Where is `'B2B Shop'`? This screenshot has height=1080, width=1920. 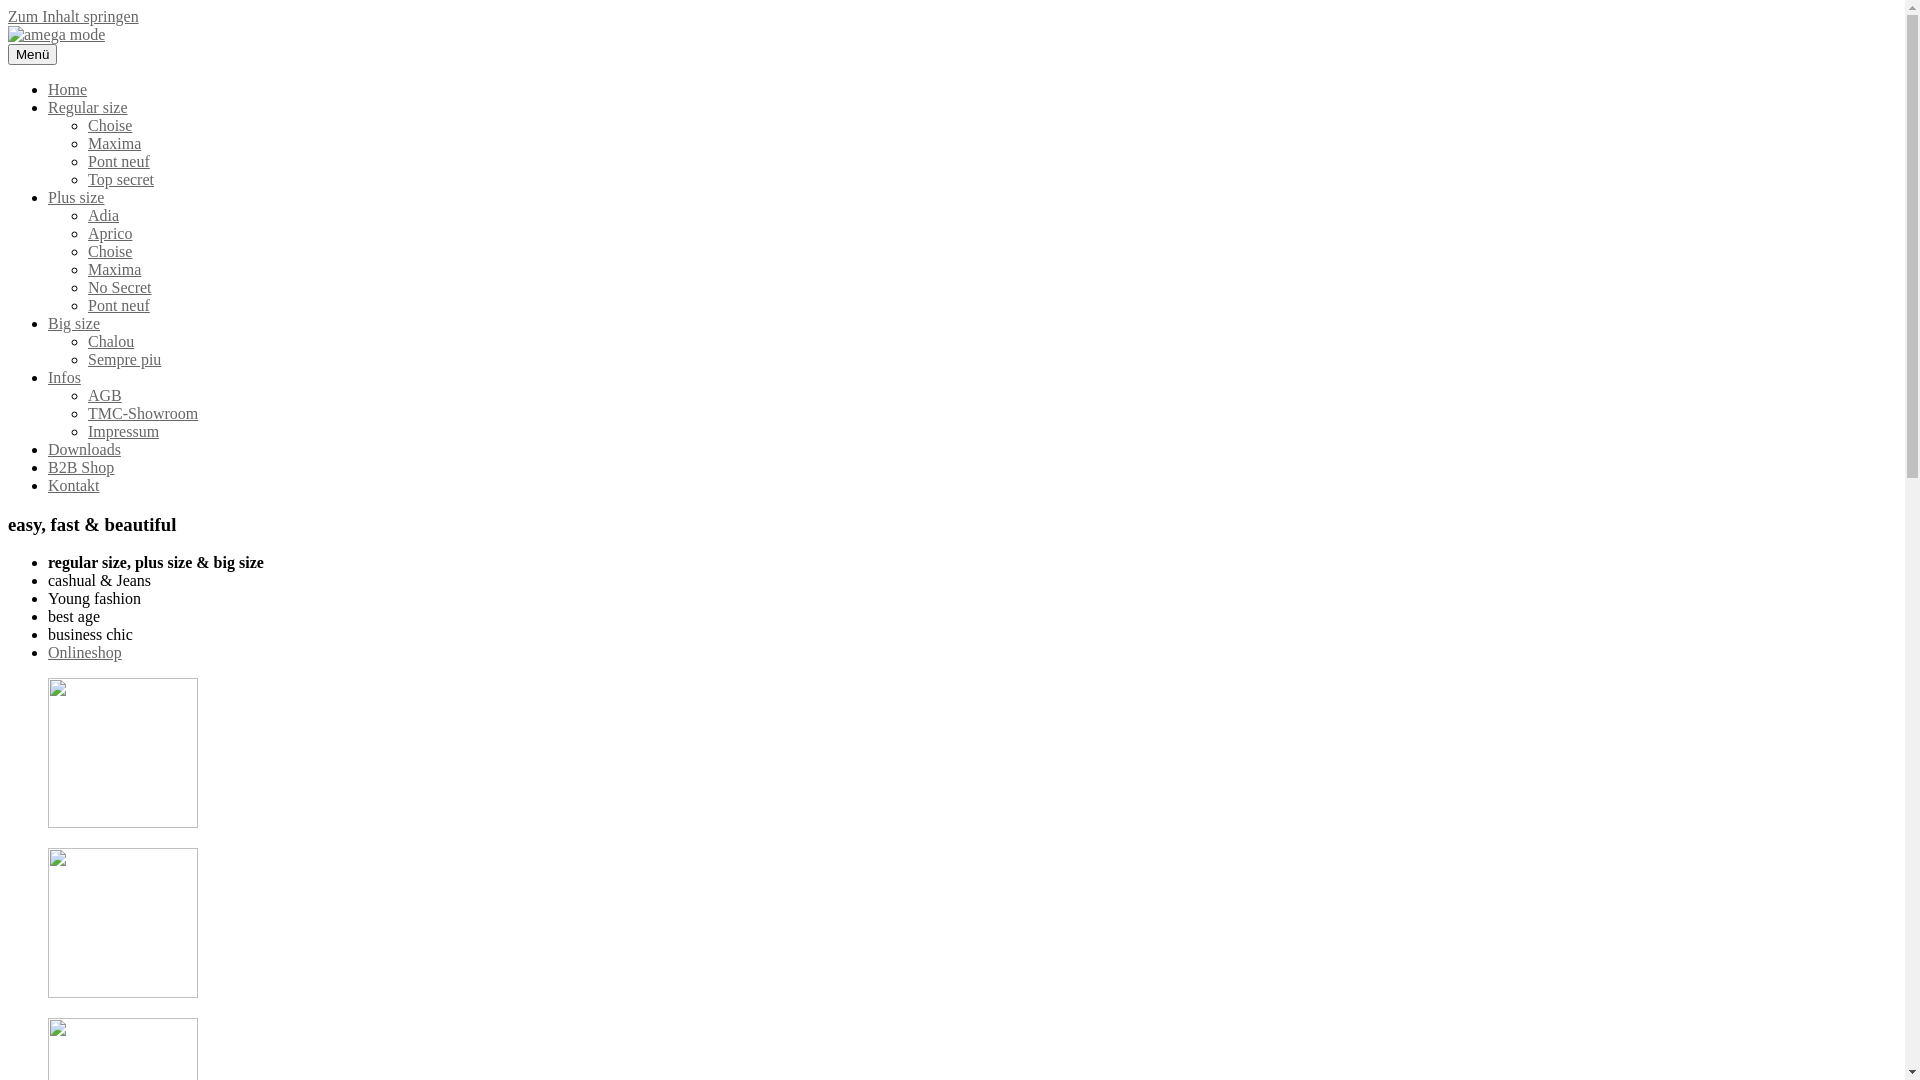
'B2B Shop' is located at coordinates (48, 467).